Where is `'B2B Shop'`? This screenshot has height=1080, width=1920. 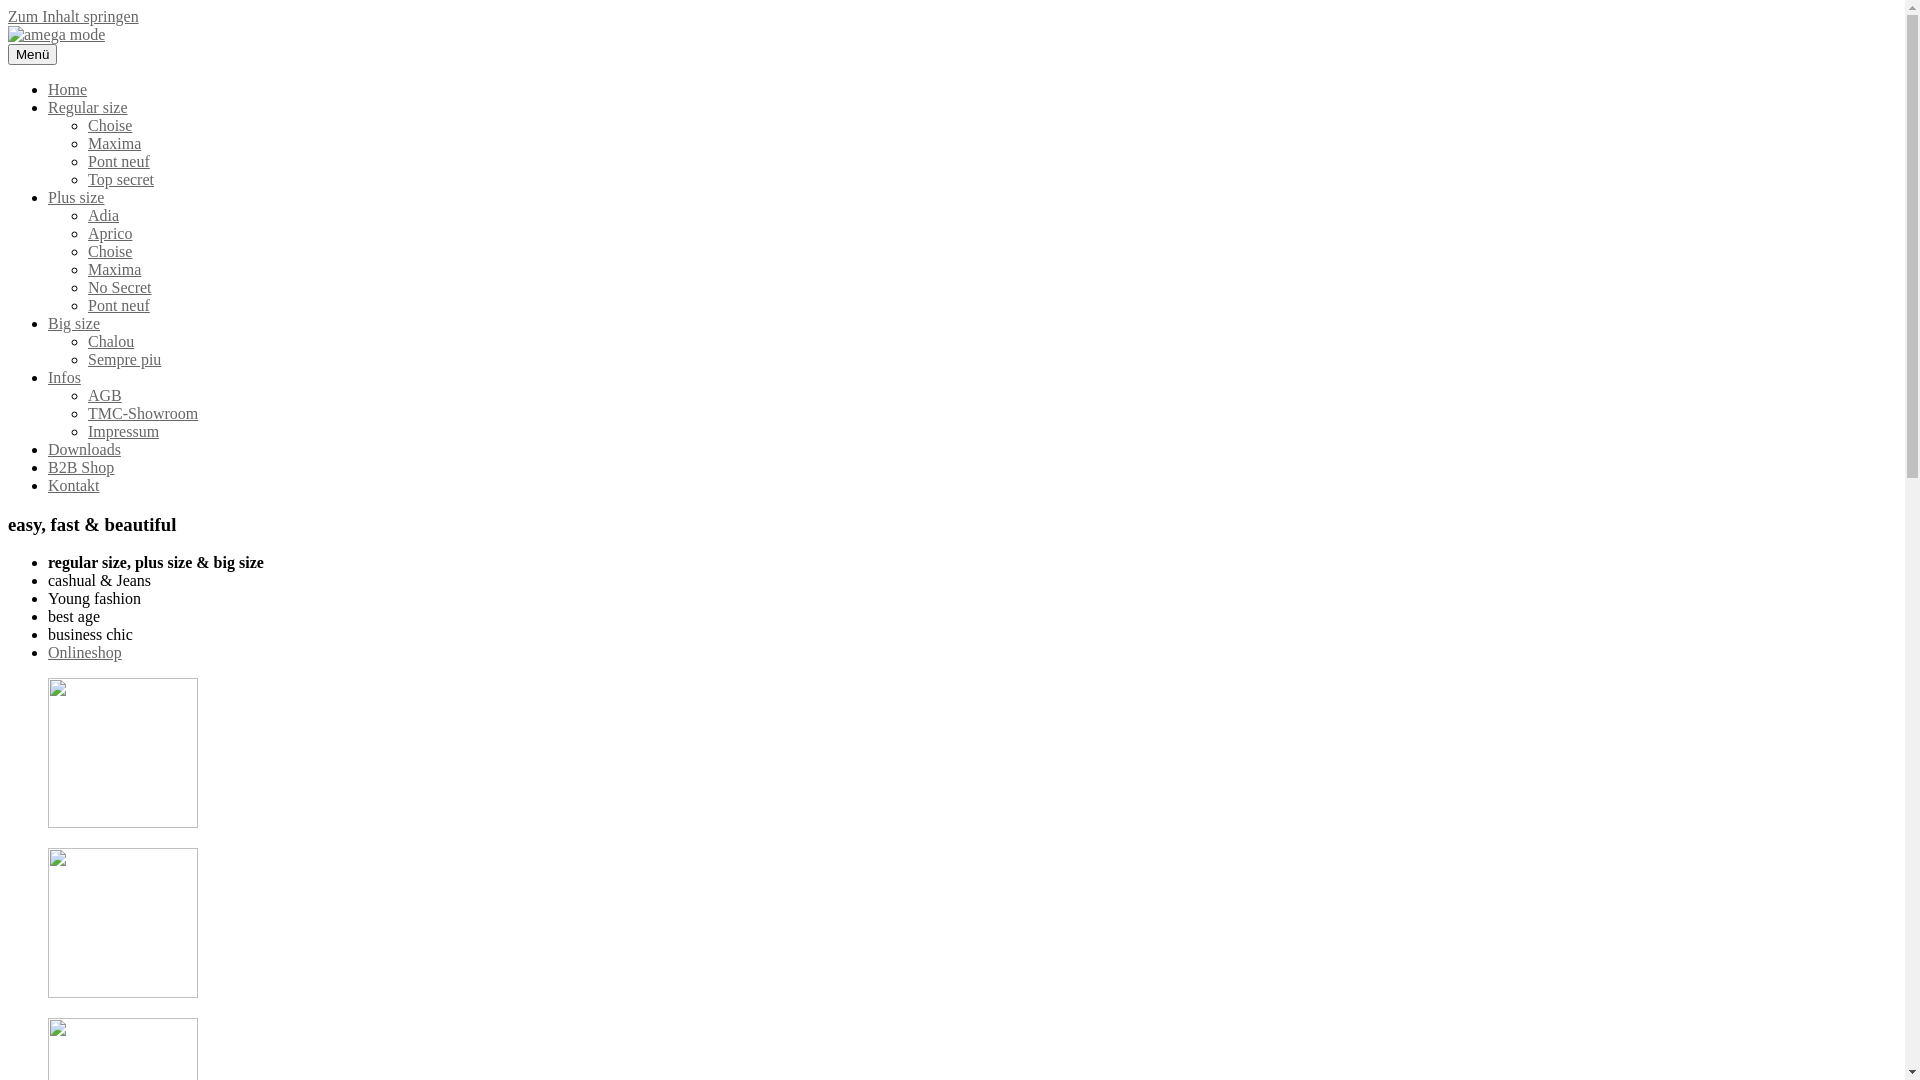
'B2B Shop' is located at coordinates (48, 467).